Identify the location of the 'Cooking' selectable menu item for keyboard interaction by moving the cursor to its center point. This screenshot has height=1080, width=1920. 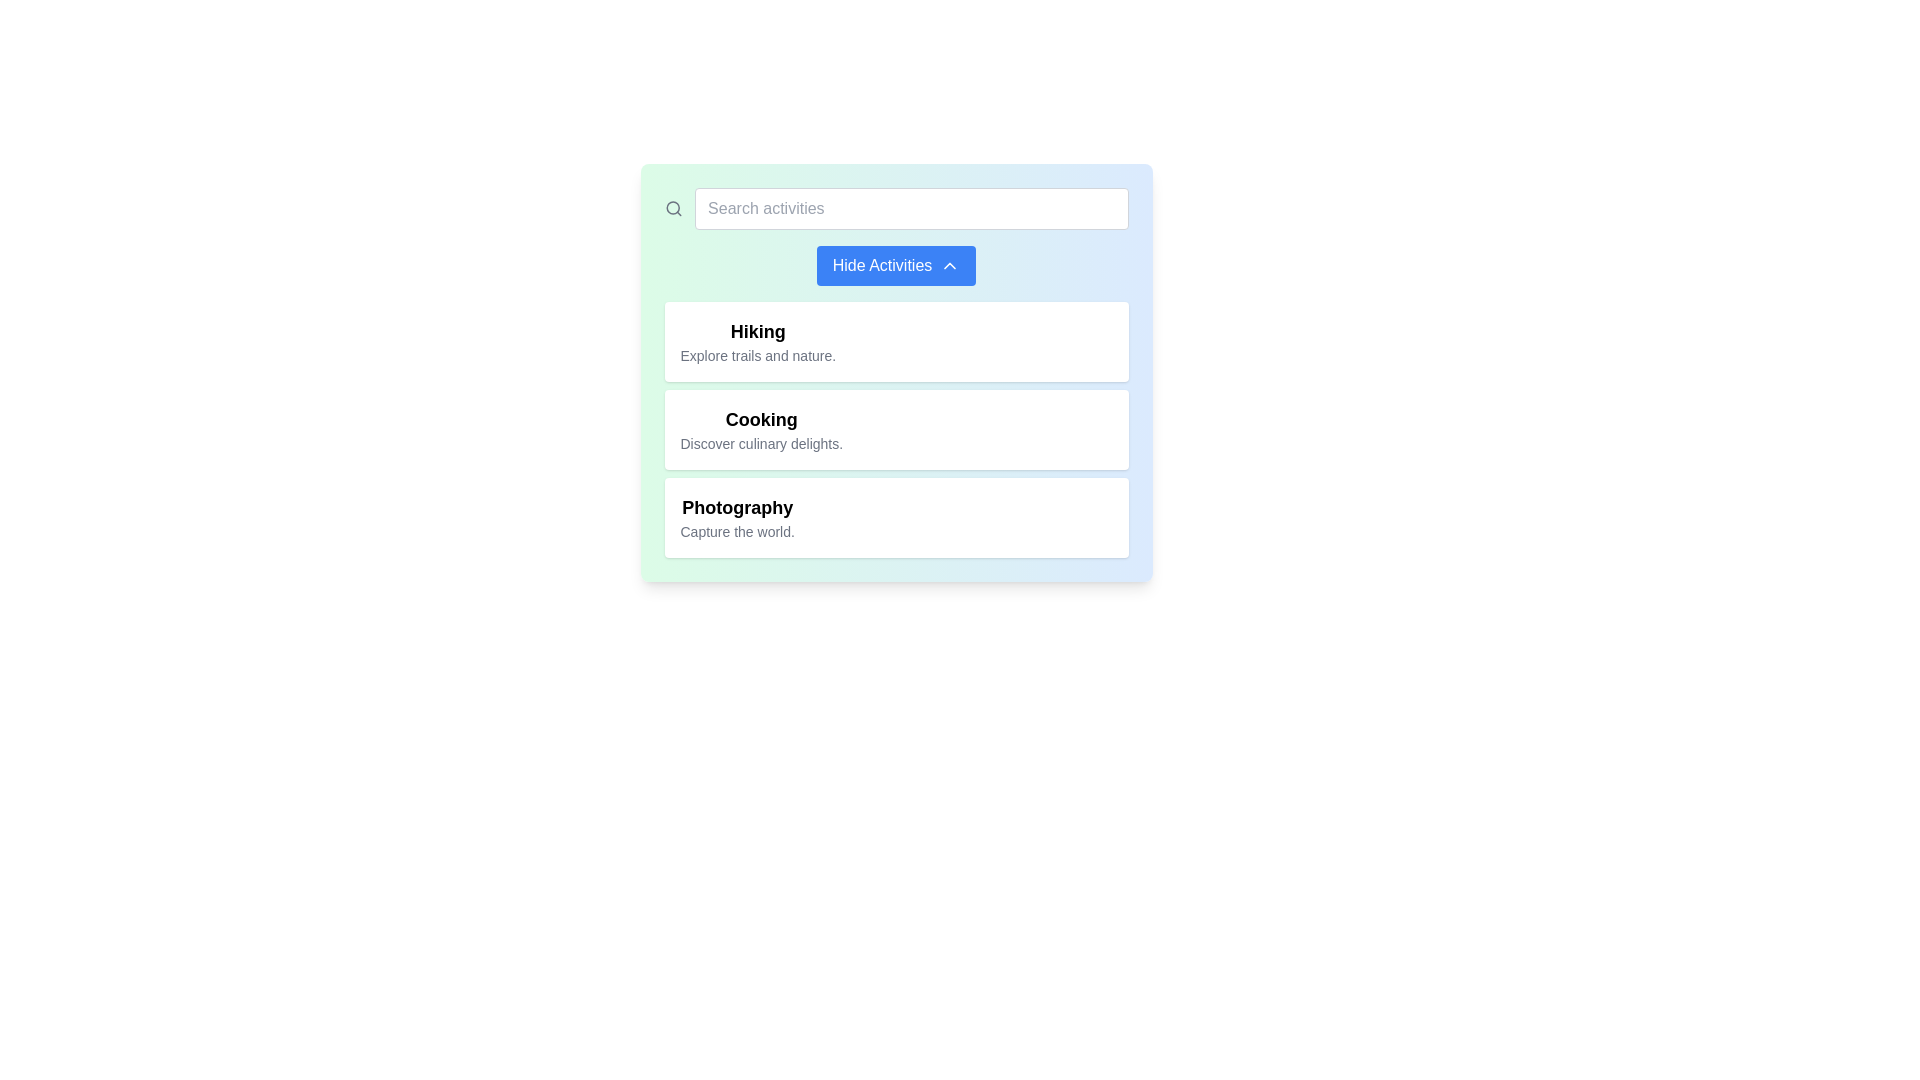
(760, 428).